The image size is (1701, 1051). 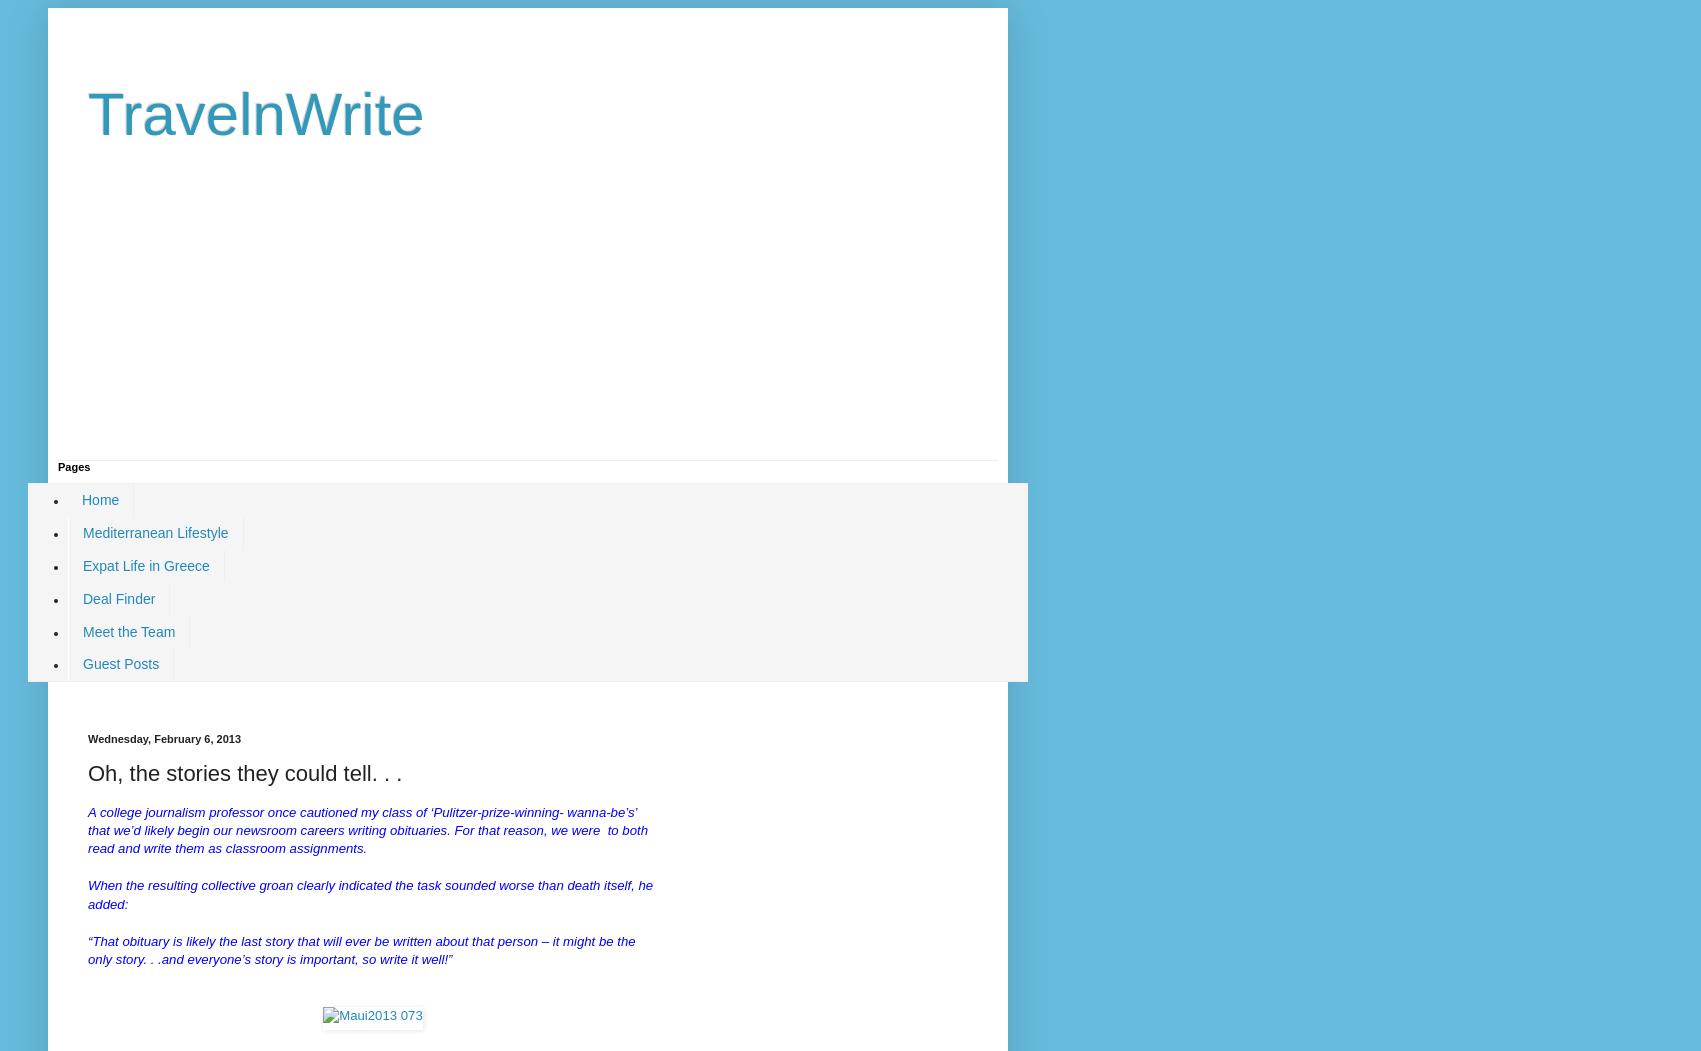 I want to click on 'A college journalism professor once cautioned my class of ‘Pulitzer-prize-winning- wanna-be’s’ that we’d likely begin our newsroom careers writing obituaries. For that reason, we were  to both read and write them as classroom assignments.', so click(x=87, y=829).